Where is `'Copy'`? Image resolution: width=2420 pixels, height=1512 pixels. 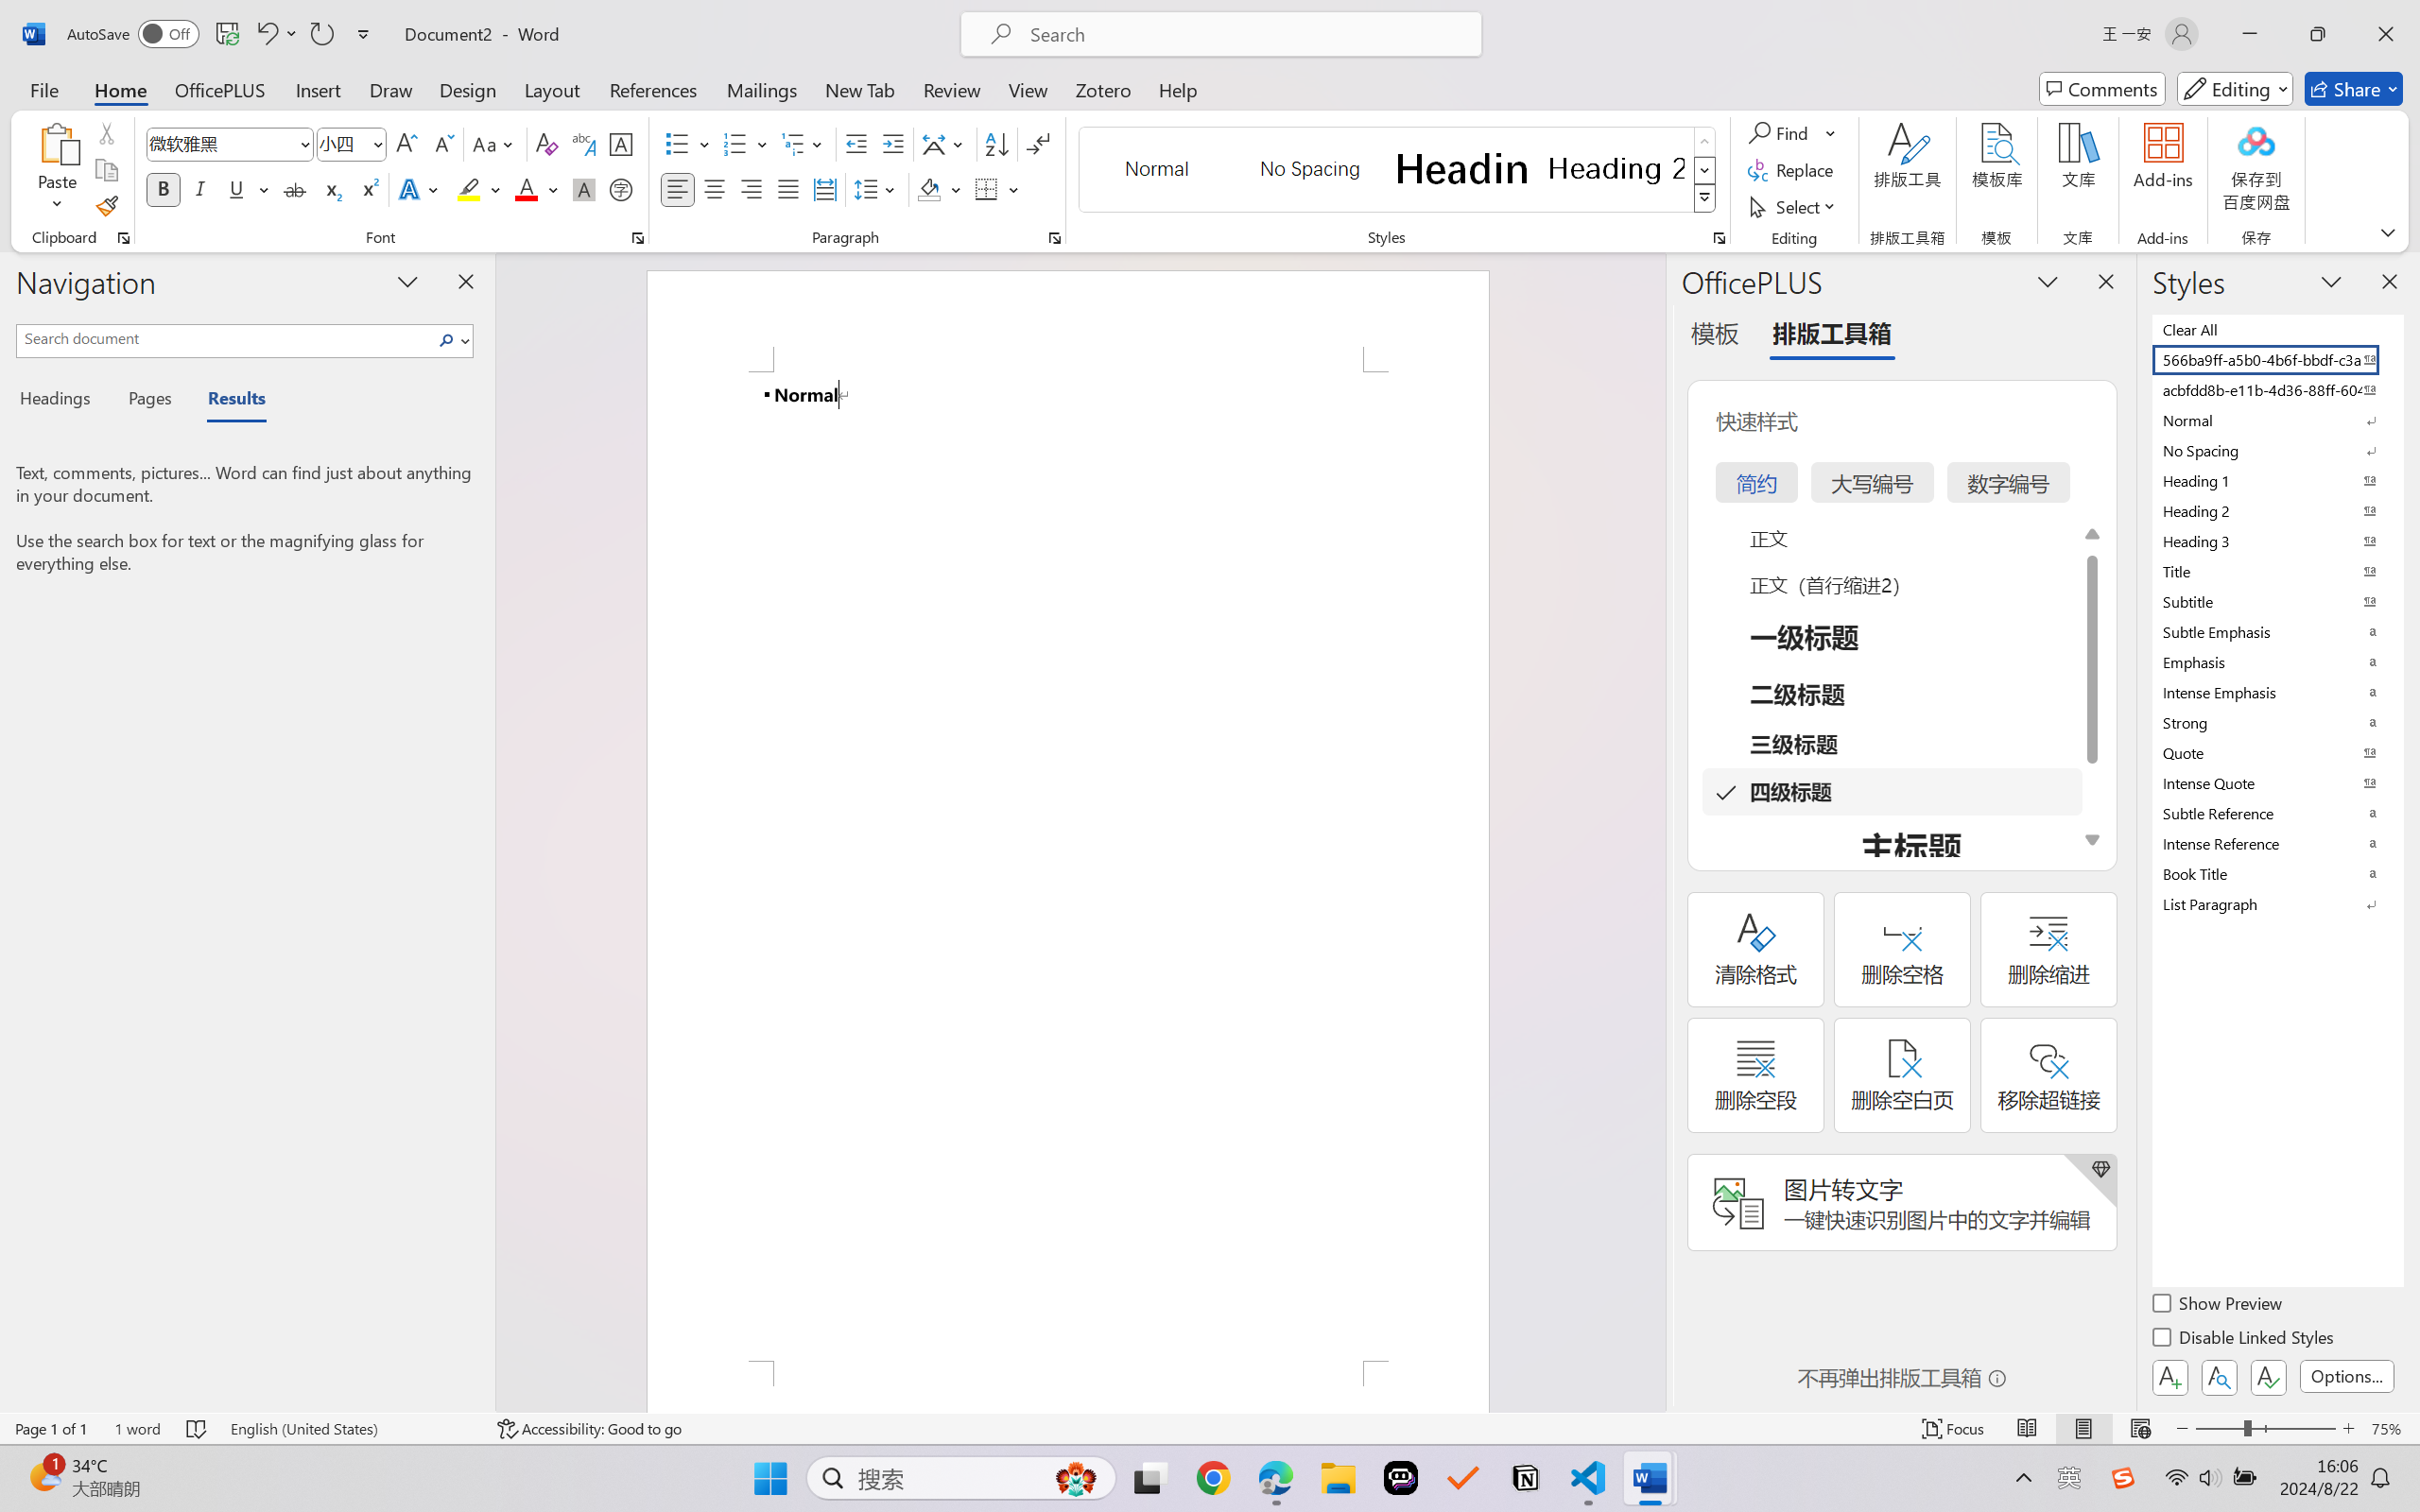 'Copy' is located at coordinates (105, 170).